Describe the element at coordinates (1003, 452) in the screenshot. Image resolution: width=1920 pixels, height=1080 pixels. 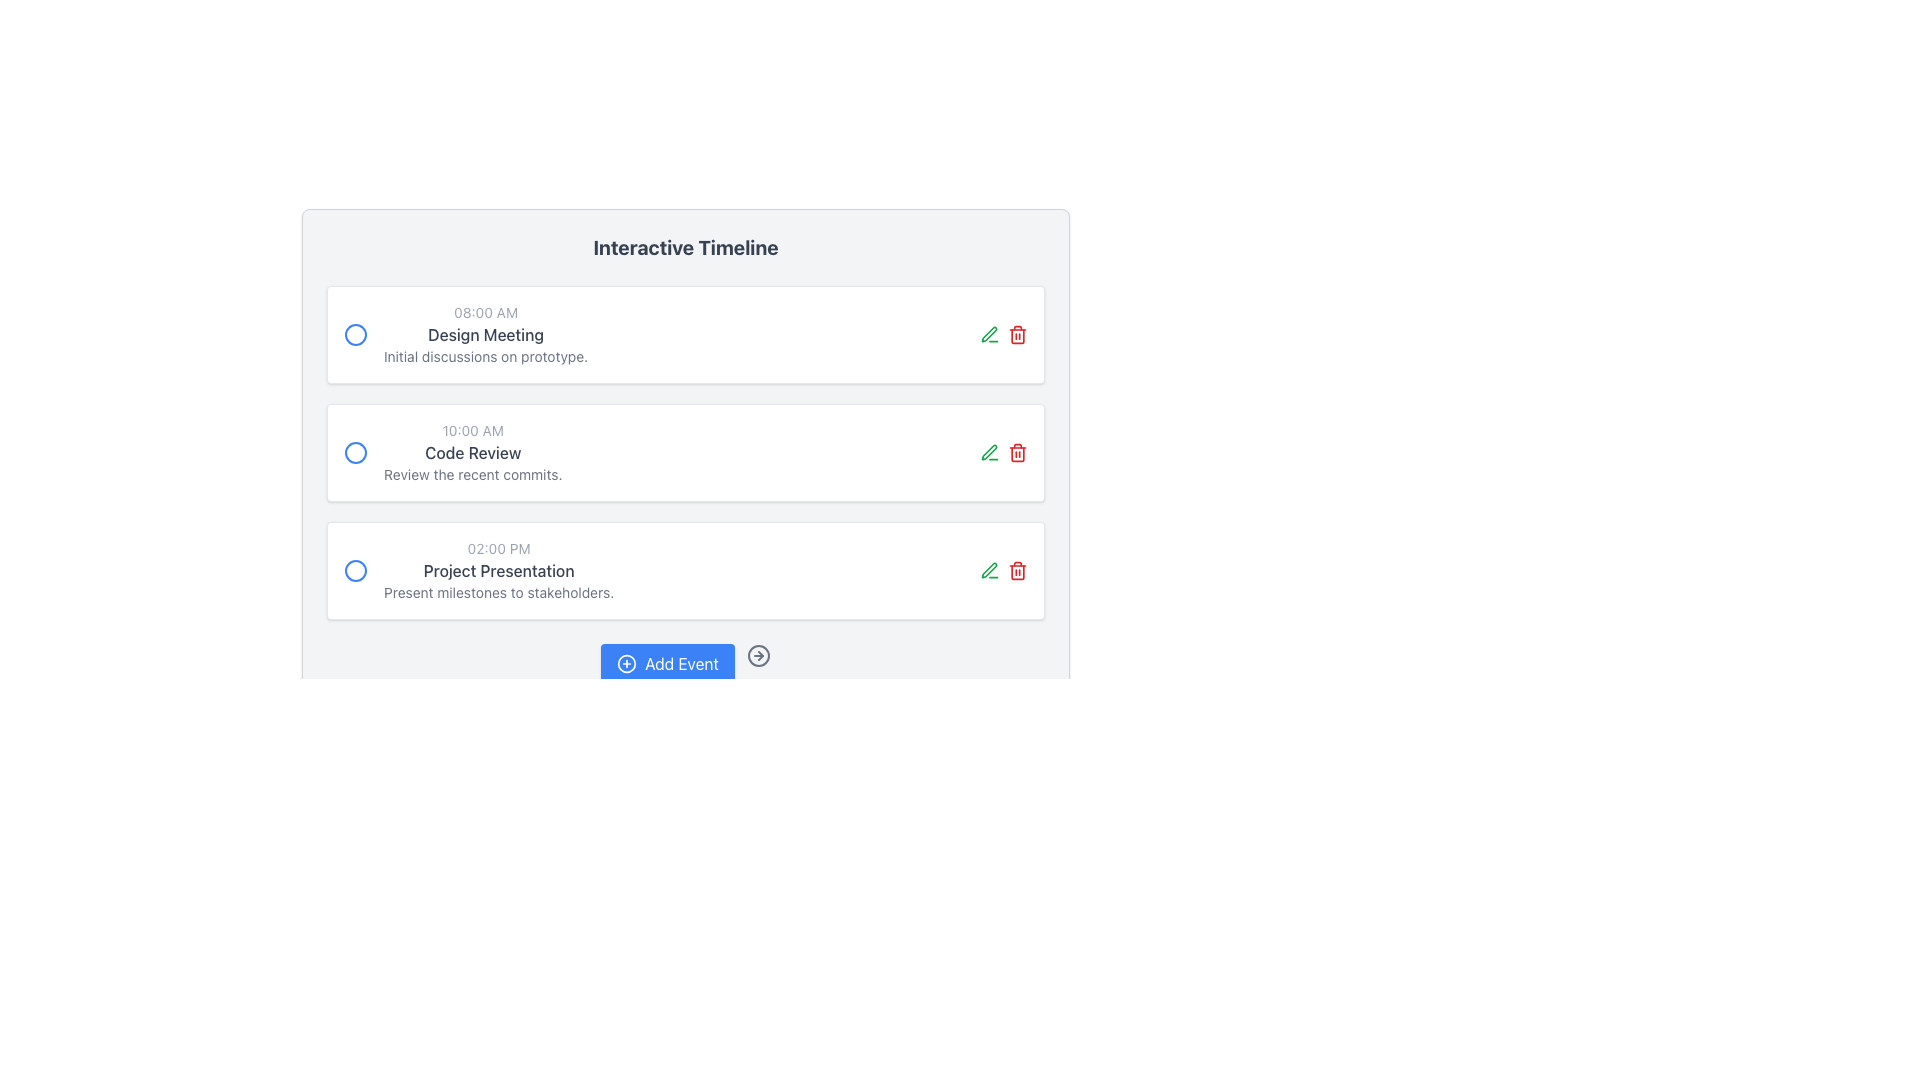
I see `the trash icon in the interactive cluster of edit and delete buttons` at that location.